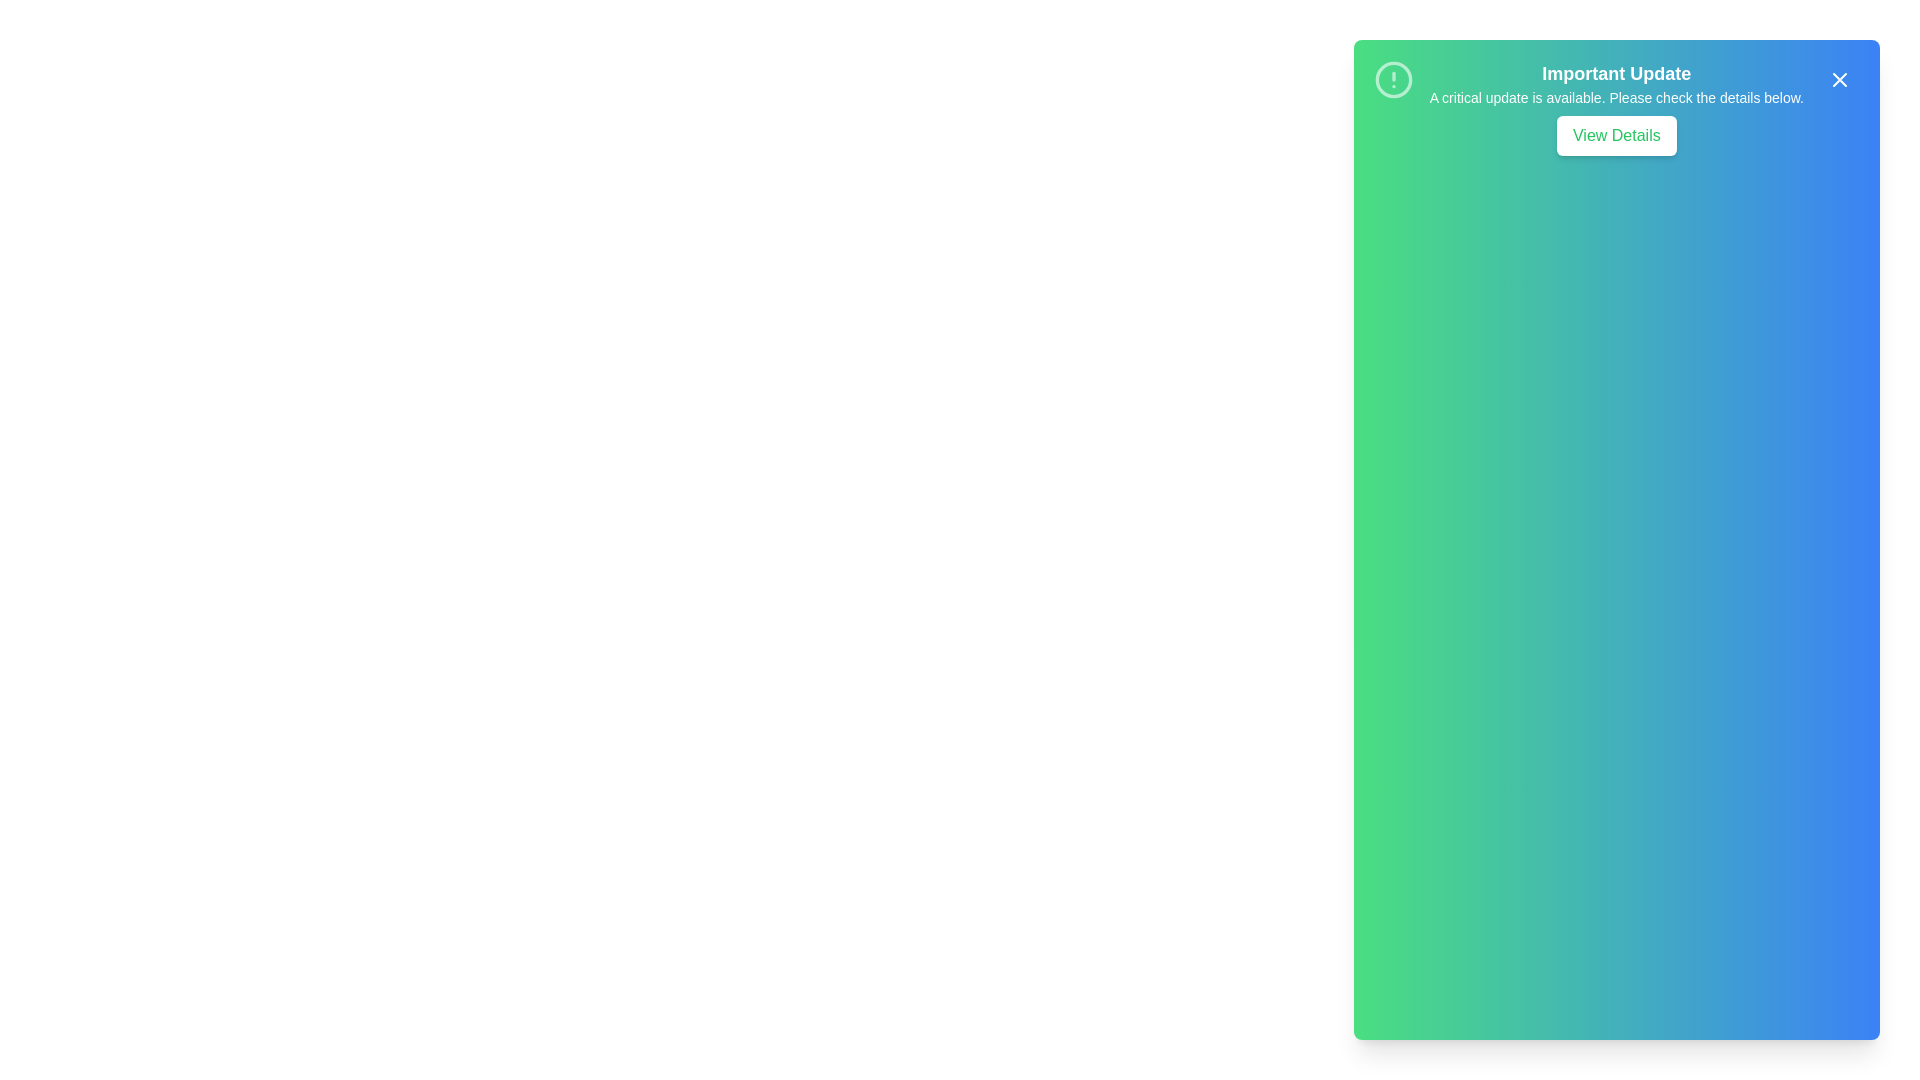  What do you see at coordinates (1616, 72) in the screenshot?
I see `the text content to highlight it for reading` at bounding box center [1616, 72].